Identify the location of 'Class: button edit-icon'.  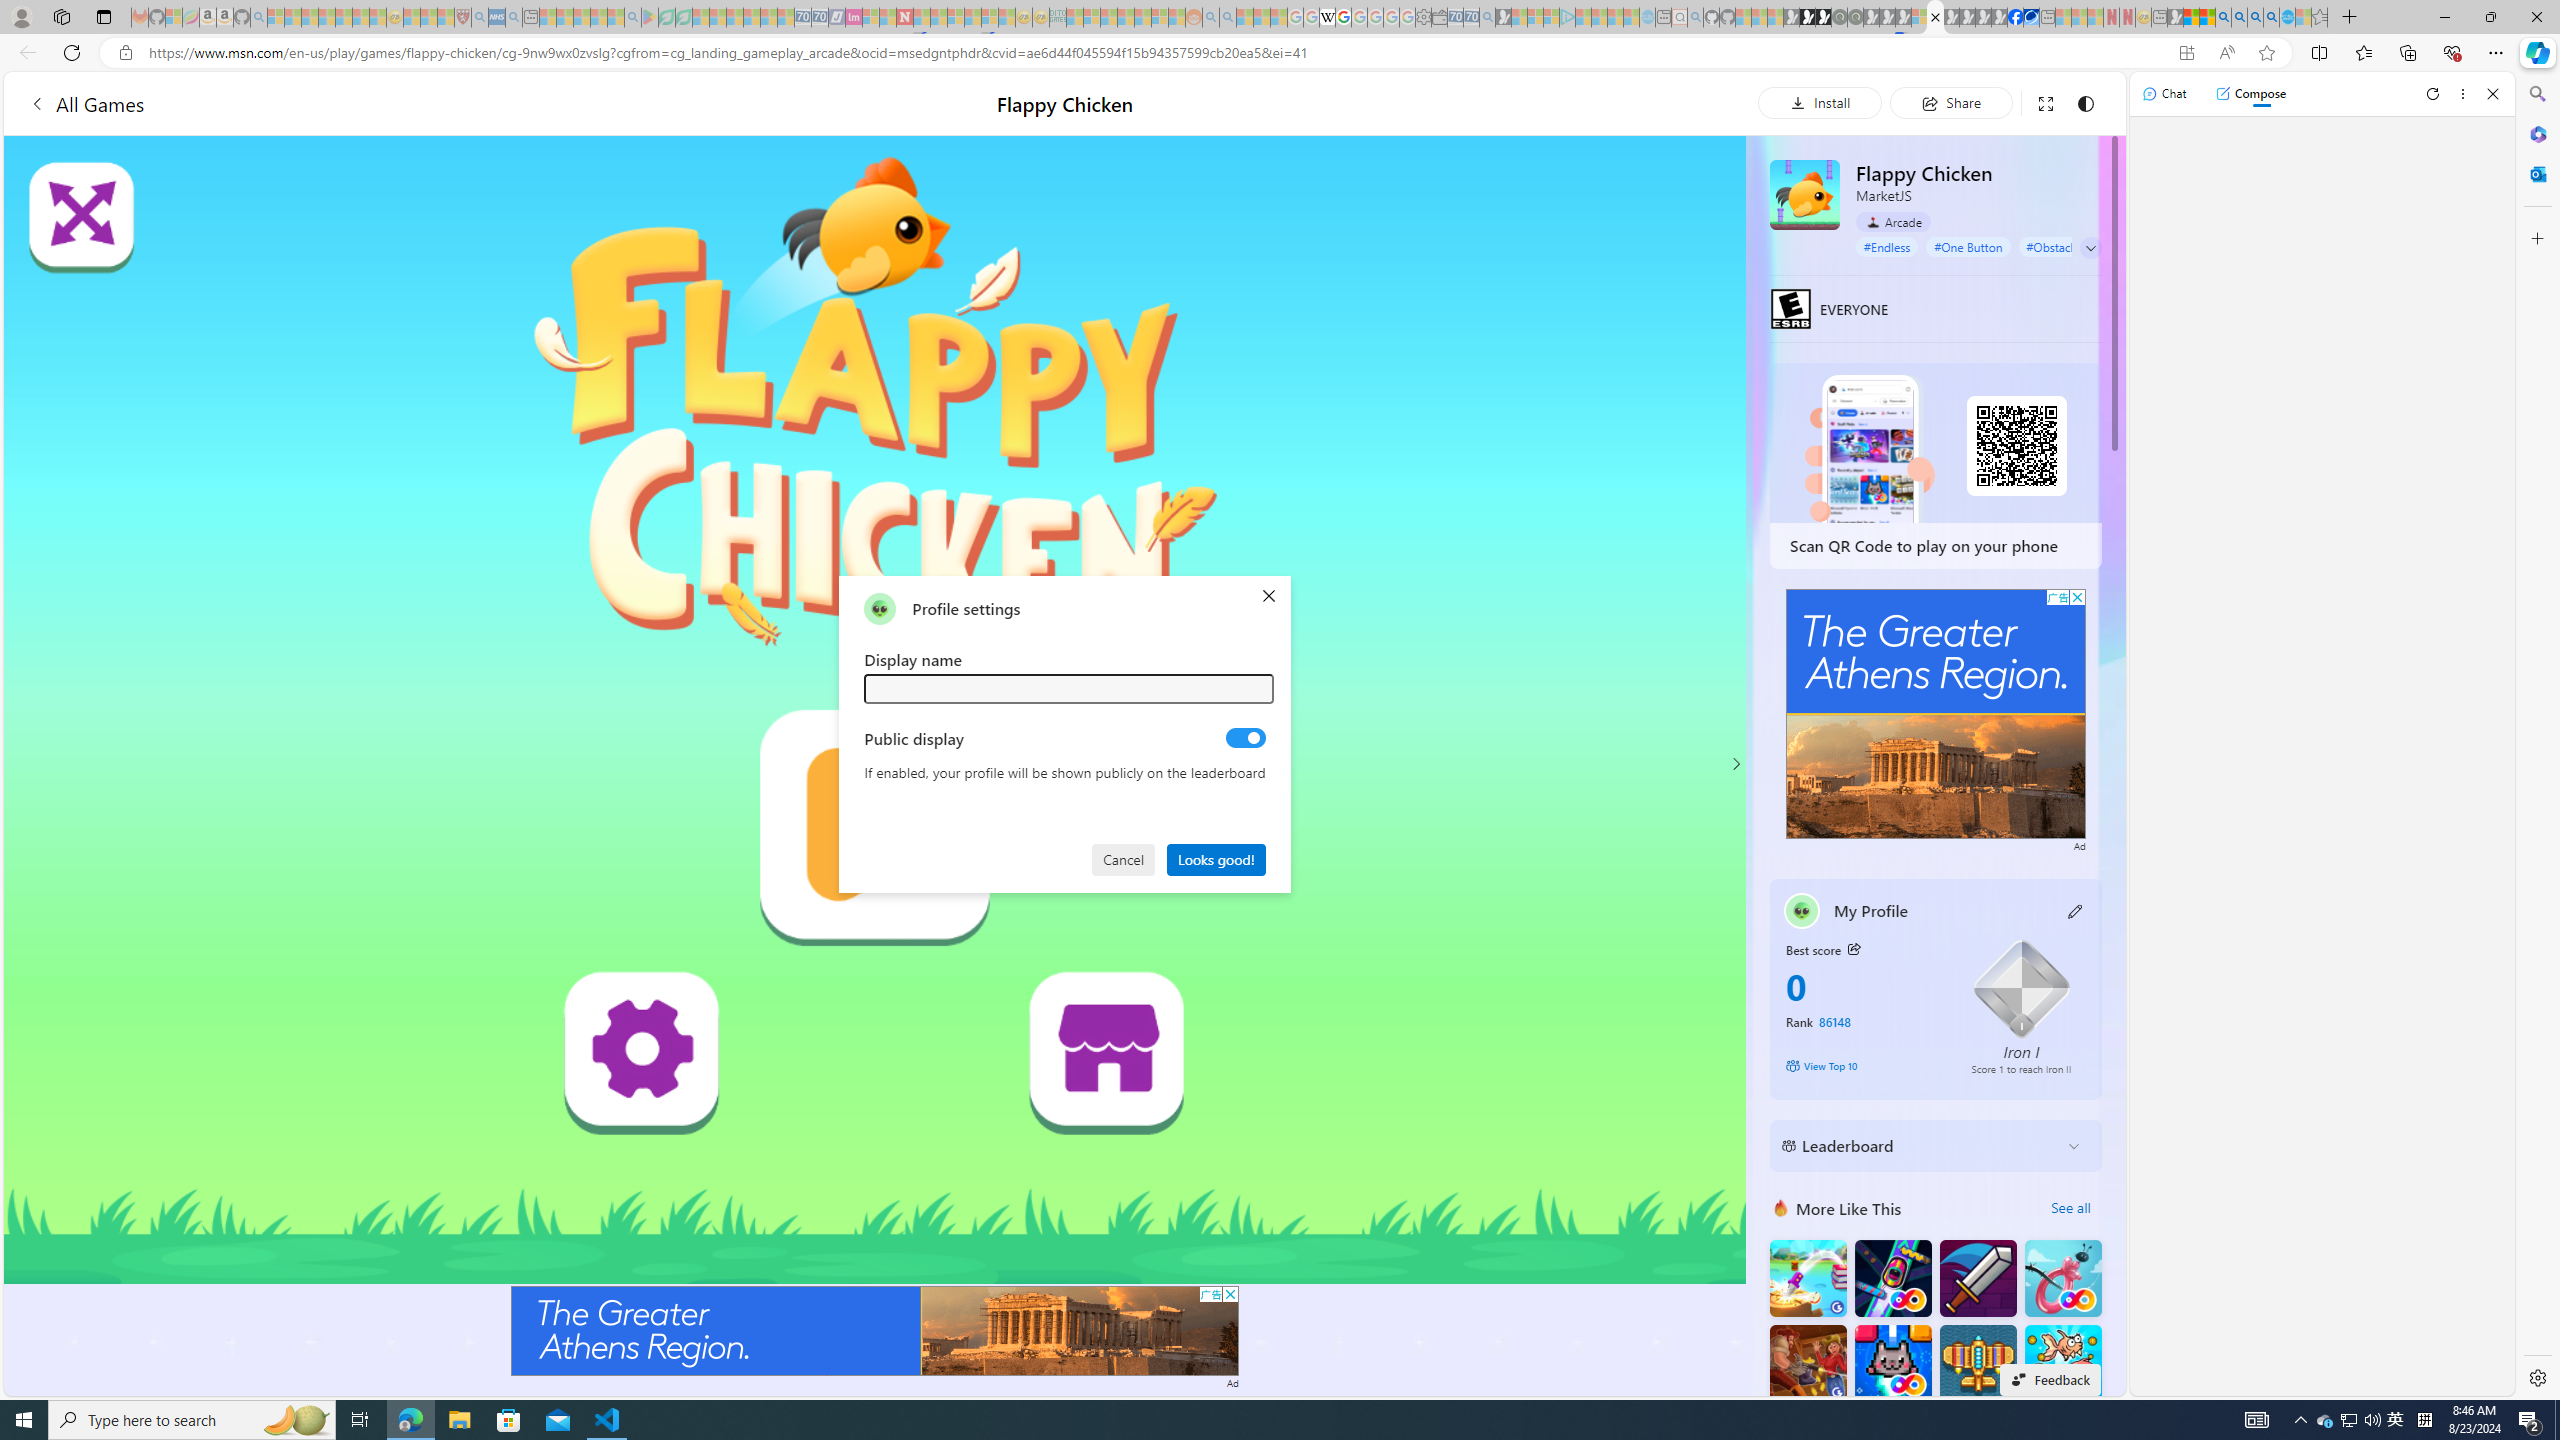
(2075, 909).